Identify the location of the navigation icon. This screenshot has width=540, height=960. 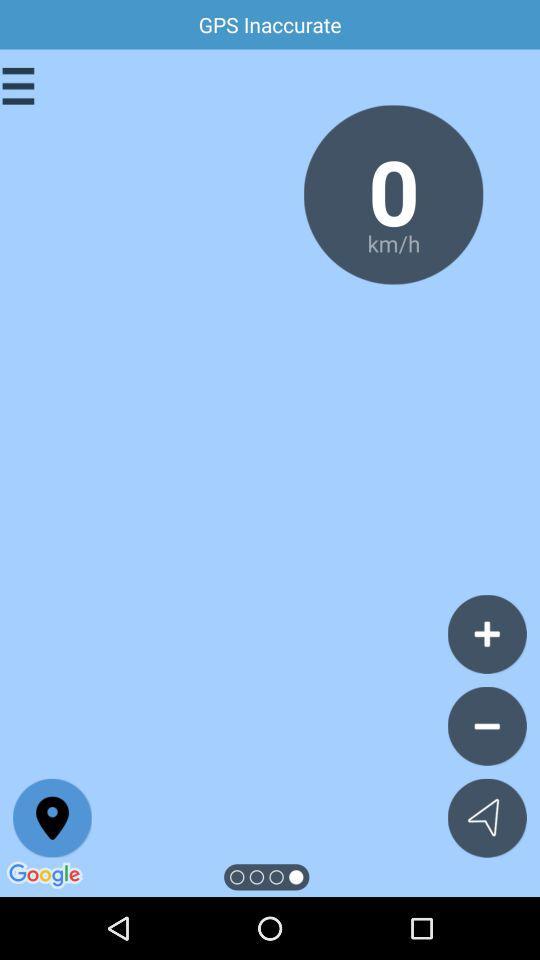
(486, 818).